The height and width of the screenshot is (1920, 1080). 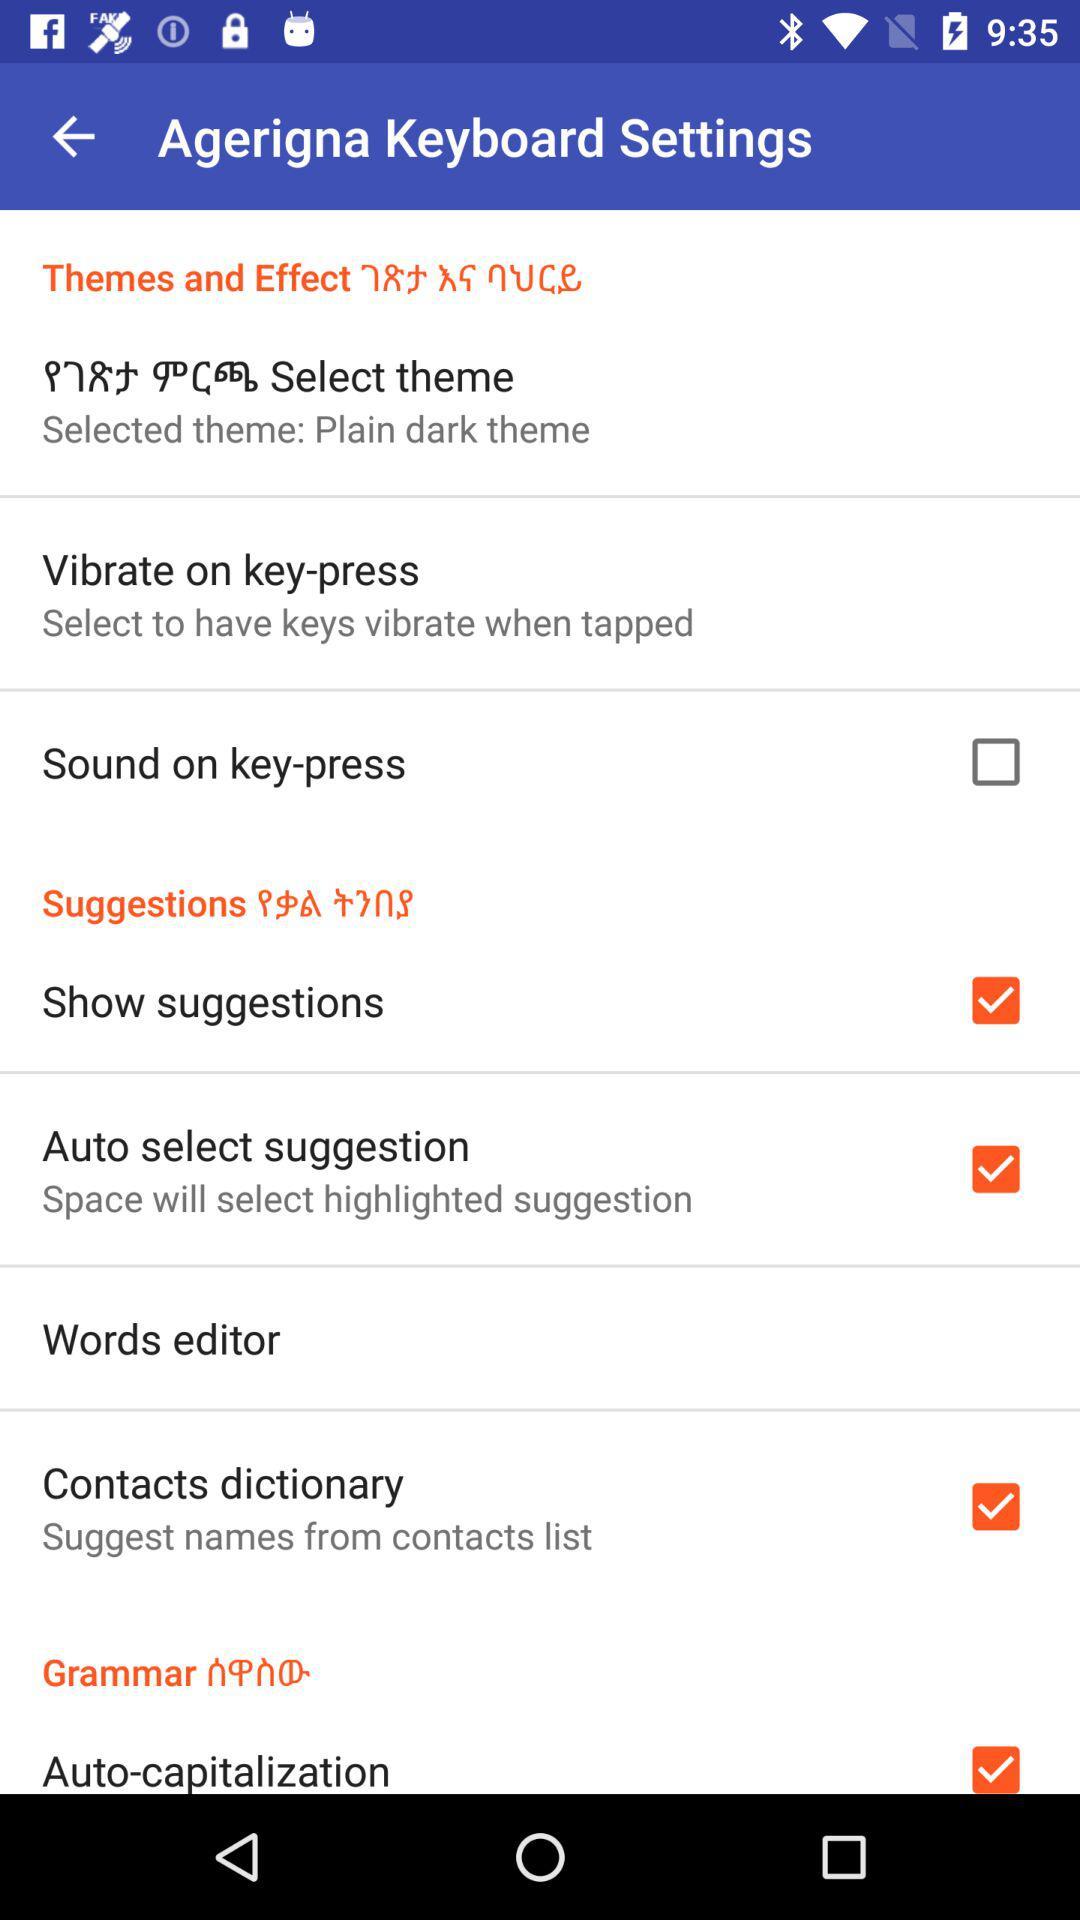 What do you see at coordinates (72, 135) in the screenshot?
I see `the icon above themes and effect item` at bounding box center [72, 135].